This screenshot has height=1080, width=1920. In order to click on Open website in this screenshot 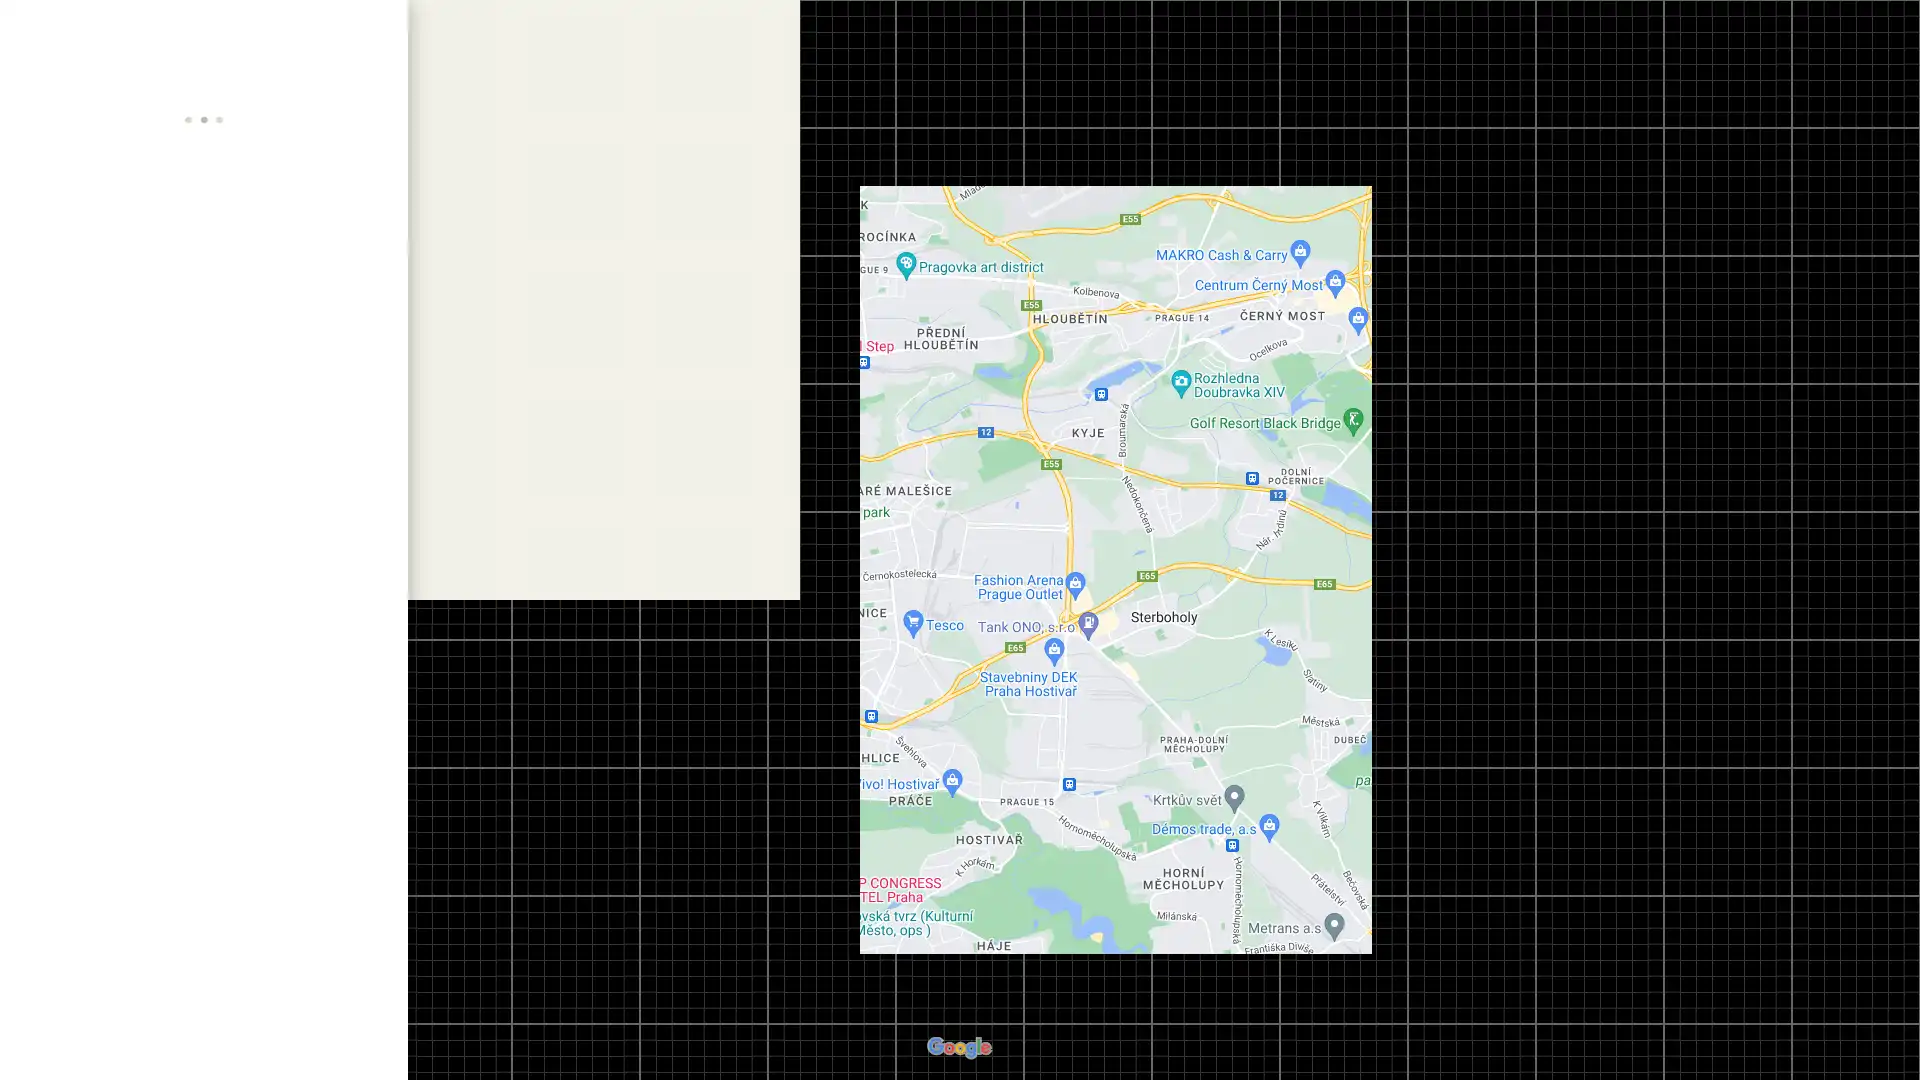, I will do `click(344, 542)`.